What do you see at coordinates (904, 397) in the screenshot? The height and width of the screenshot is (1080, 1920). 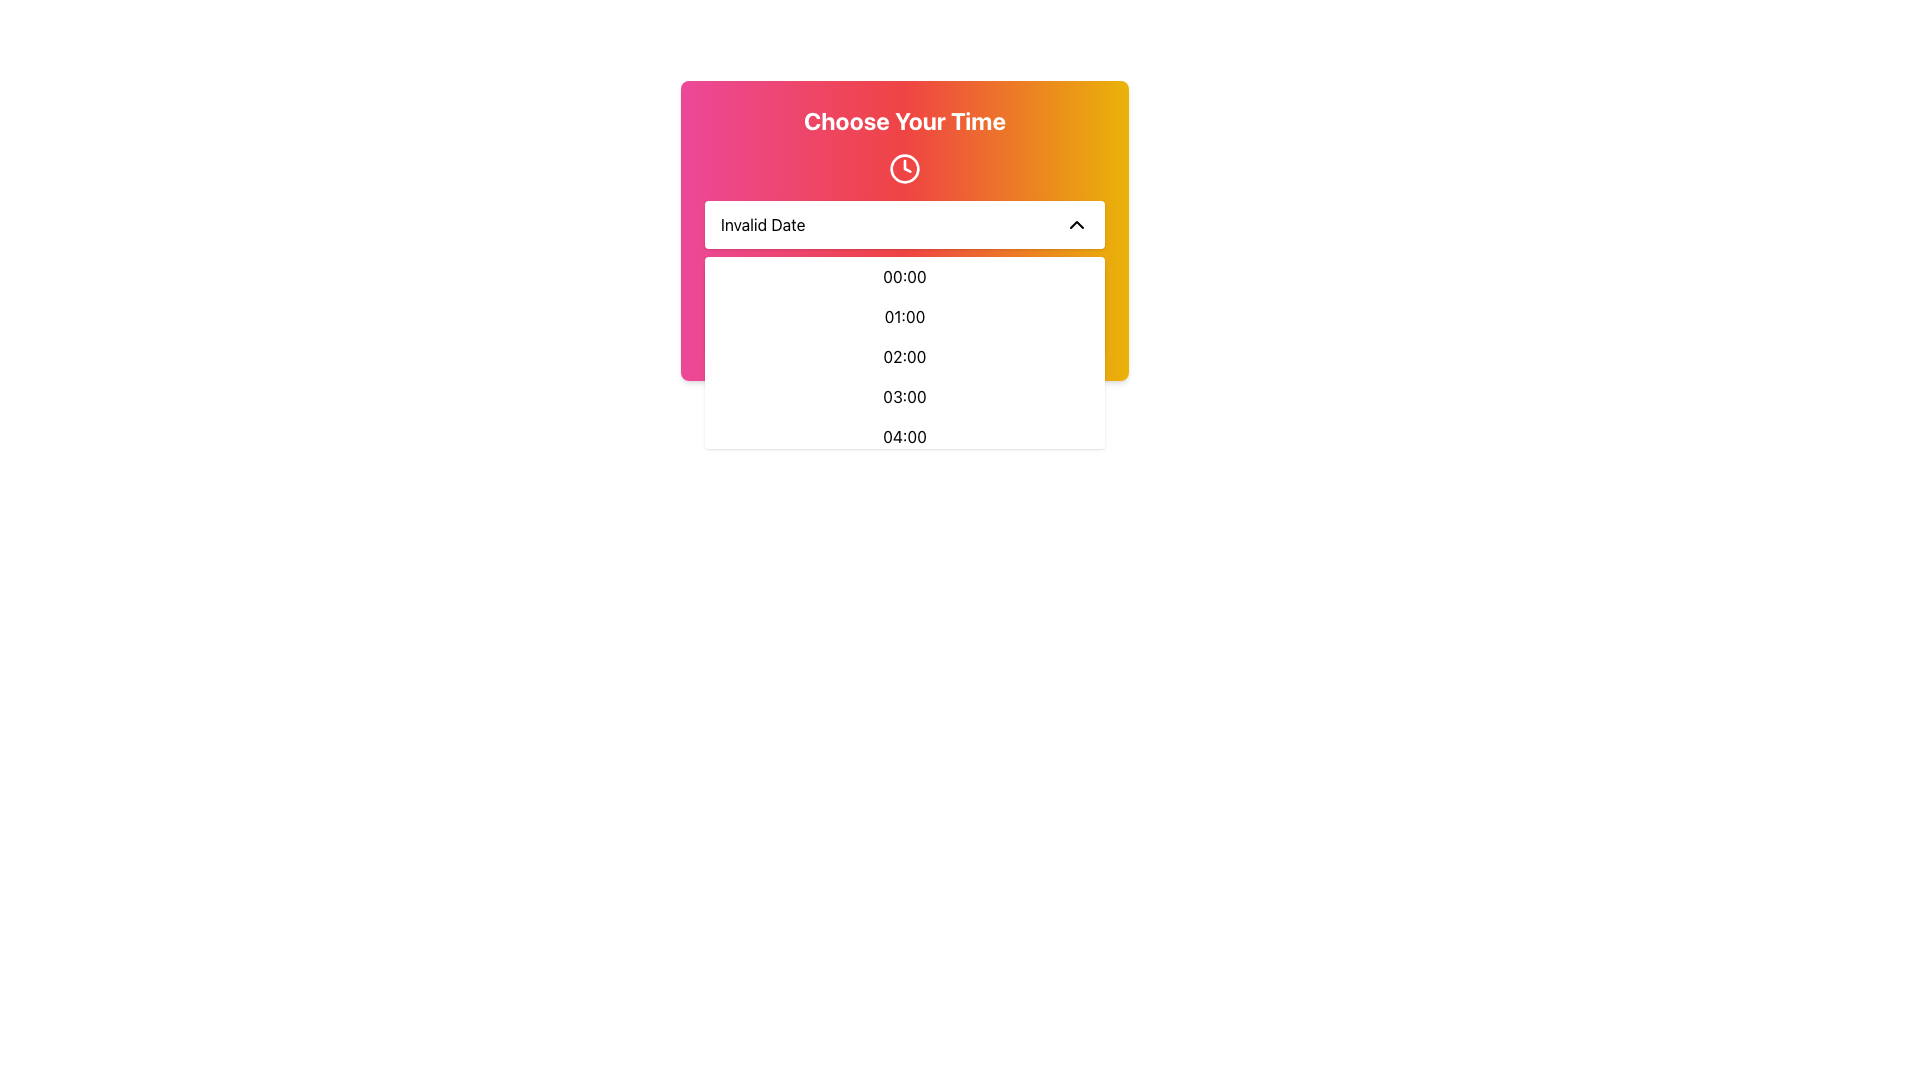 I see `the time option '03:00' by clicking on the fourth item in the dropdown menu, which has a clean white background and dark text` at bounding box center [904, 397].